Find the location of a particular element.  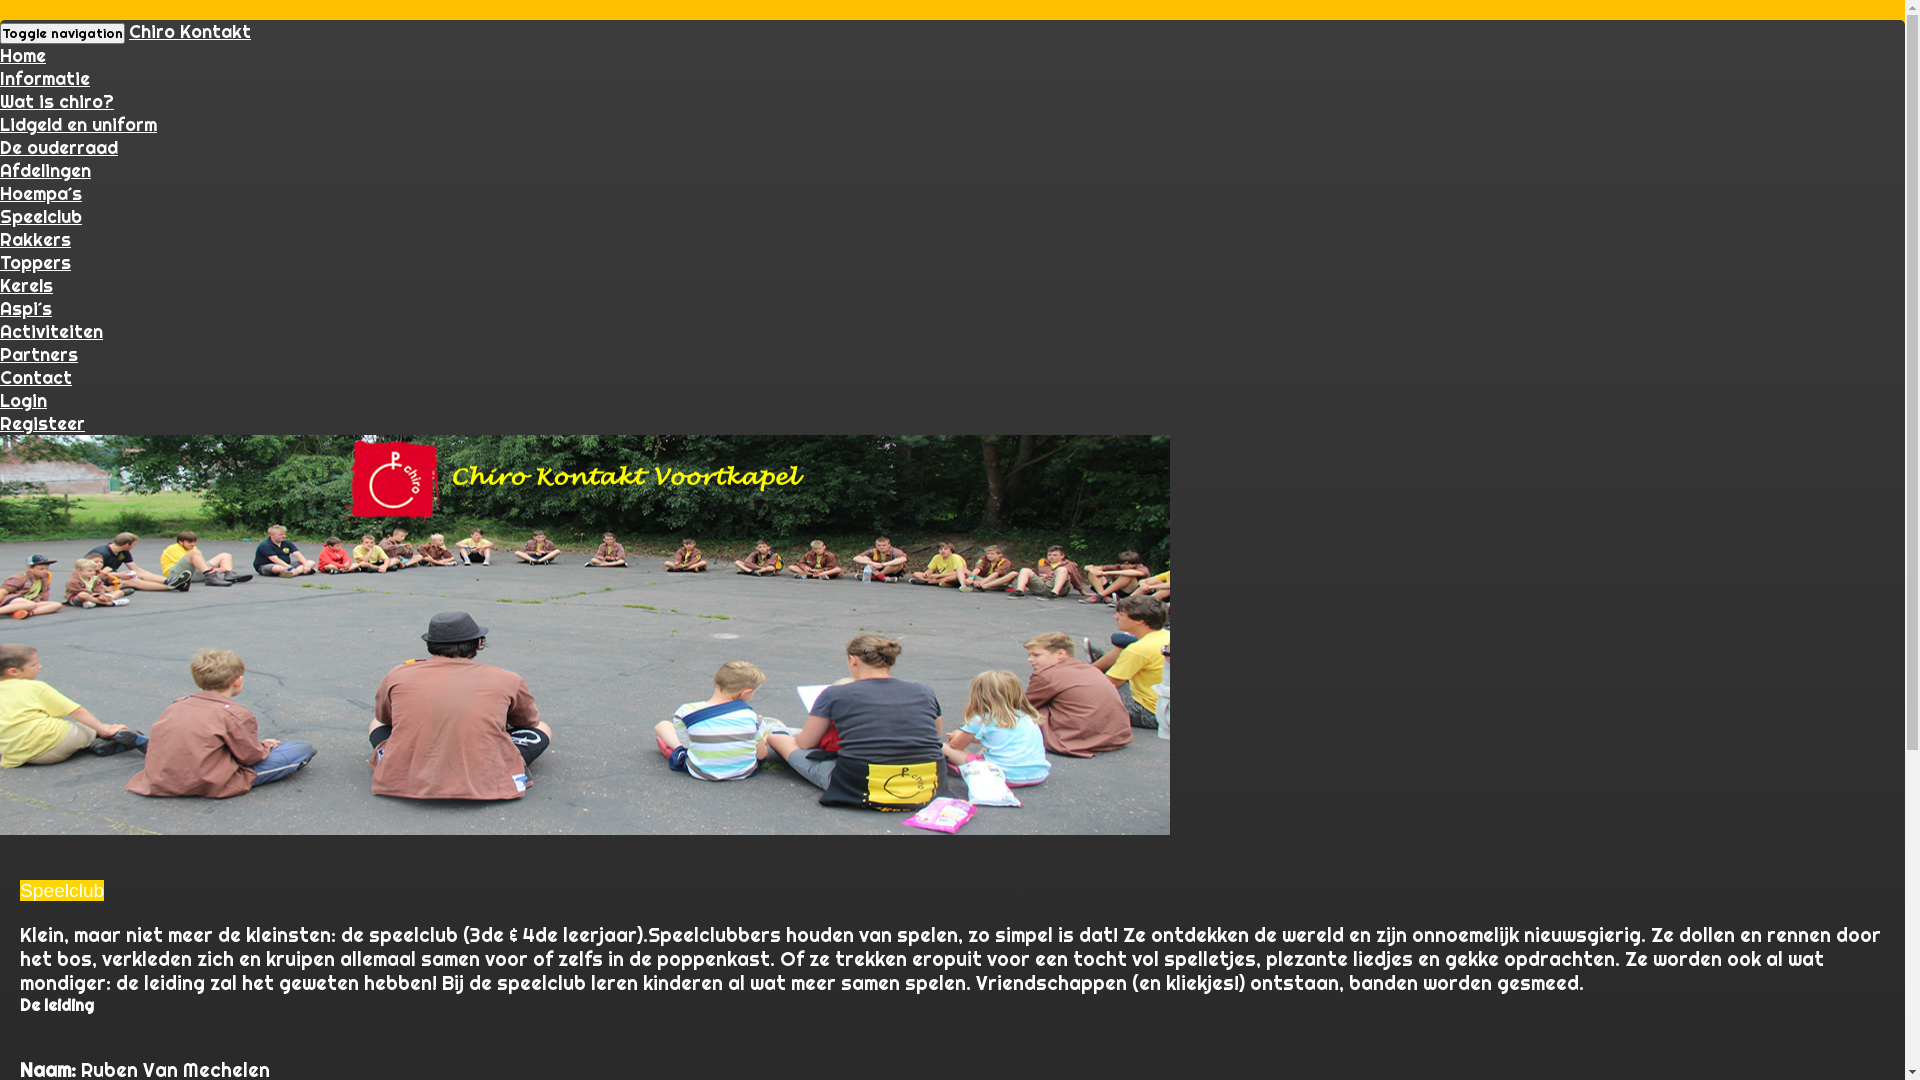

'Partners' is located at coordinates (38, 353).